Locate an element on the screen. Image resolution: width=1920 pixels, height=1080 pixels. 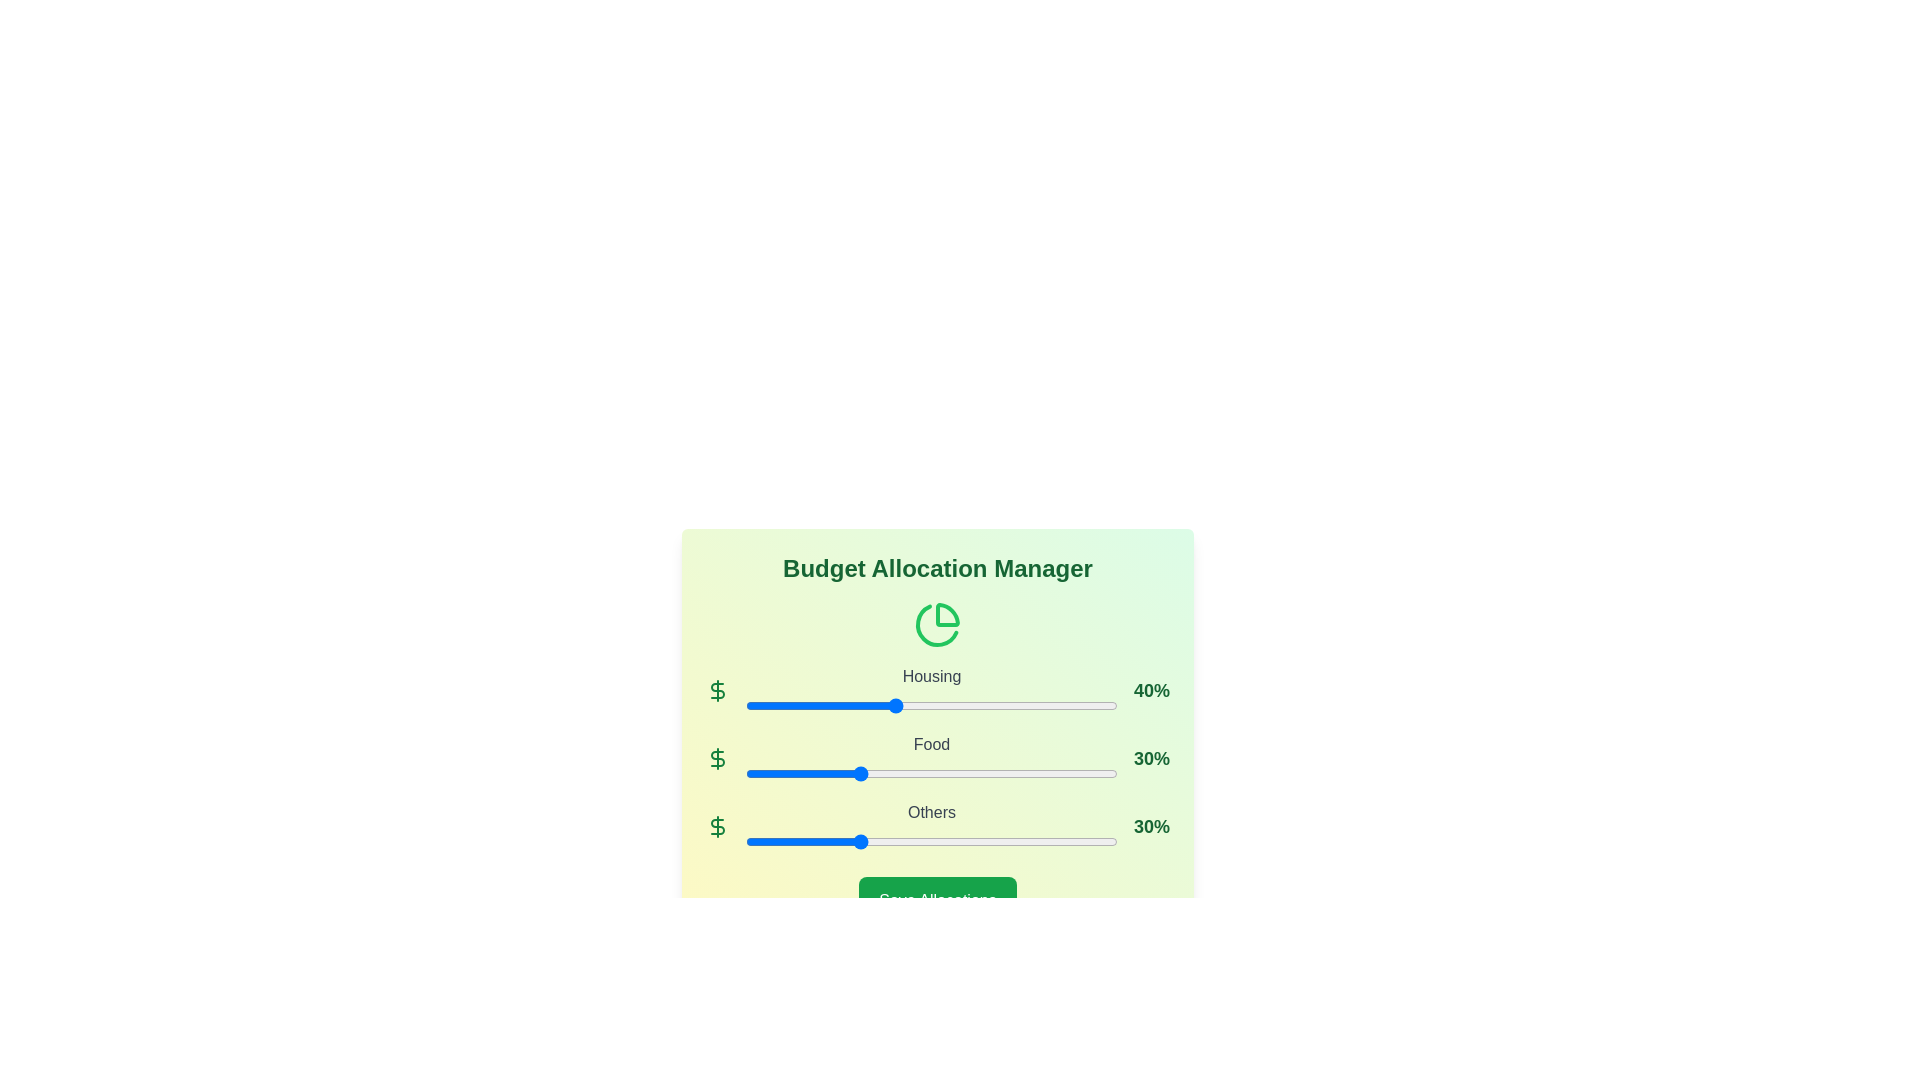
the pie chart icon is located at coordinates (936, 623).